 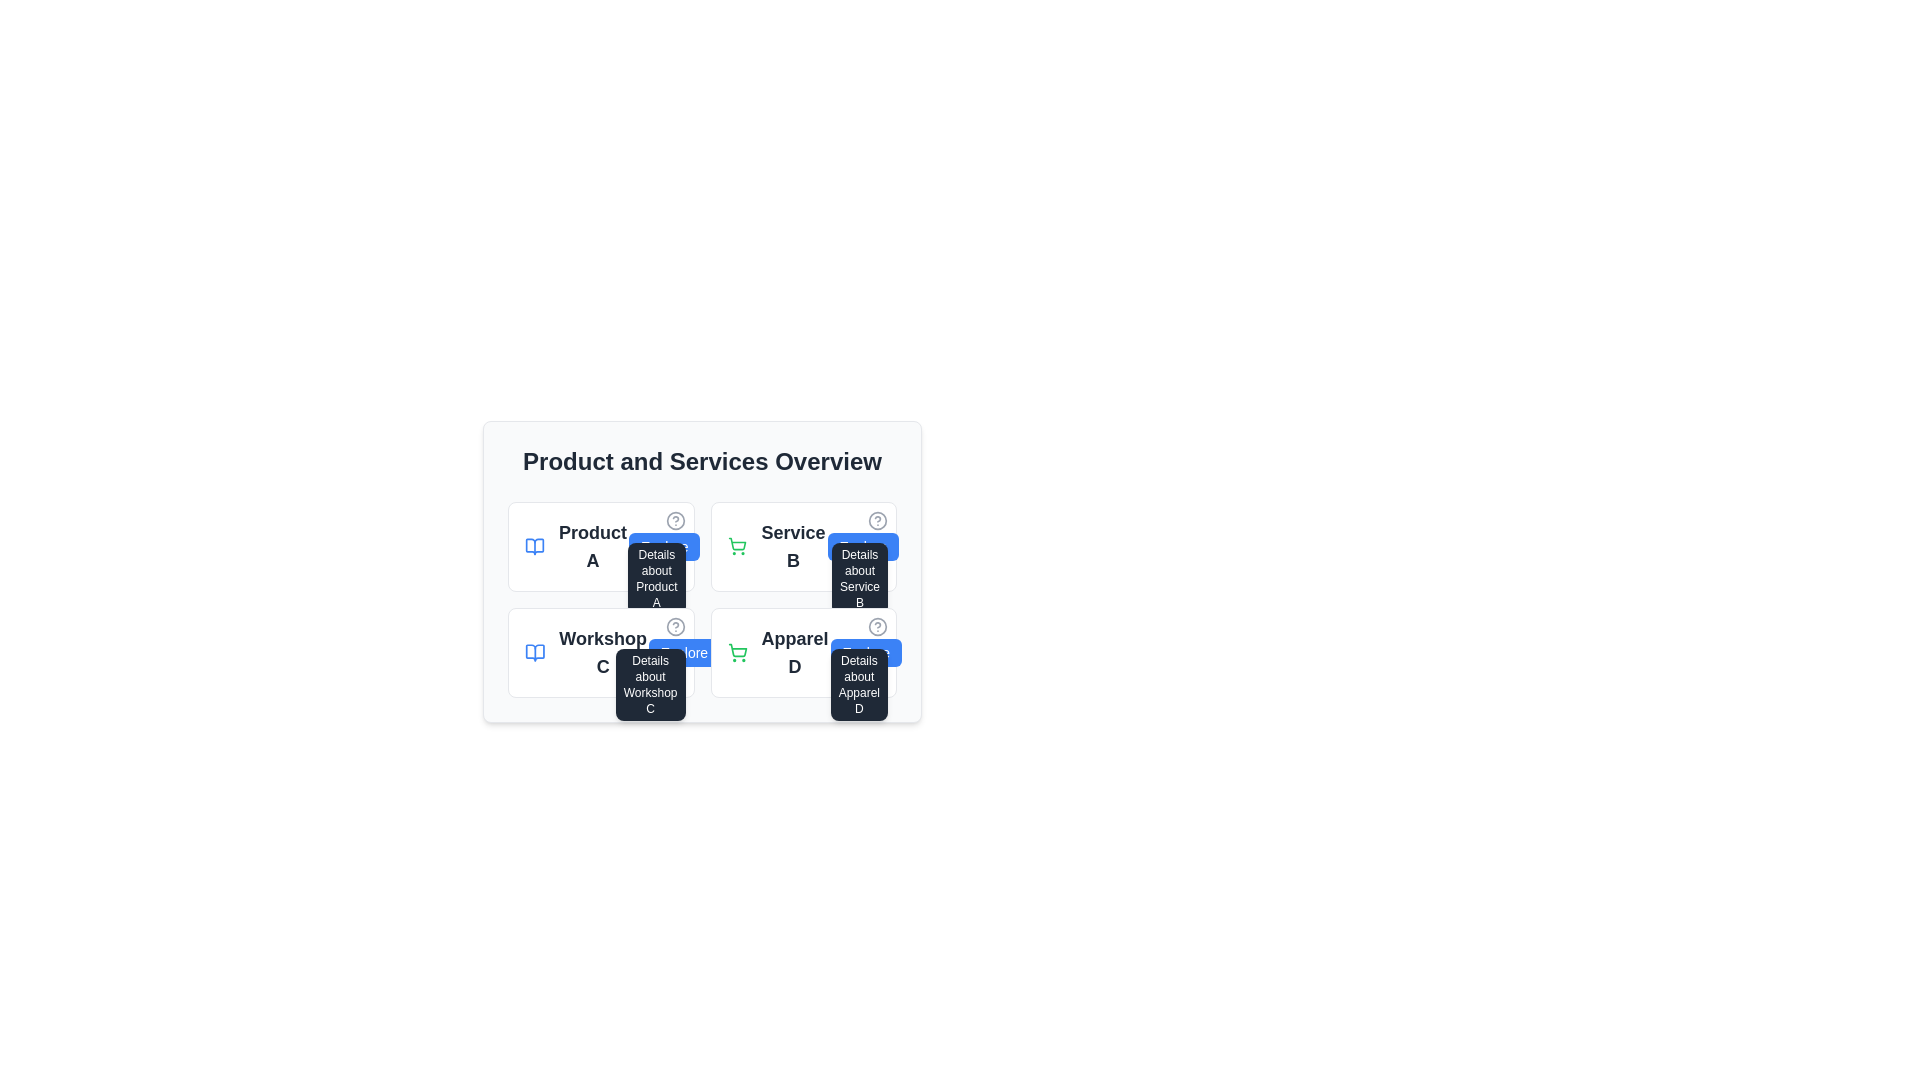 I want to click on the button located in the 'Apparel D' section, positioned at the bottom-right corner below the title 'Apparel D', so click(x=866, y=652).